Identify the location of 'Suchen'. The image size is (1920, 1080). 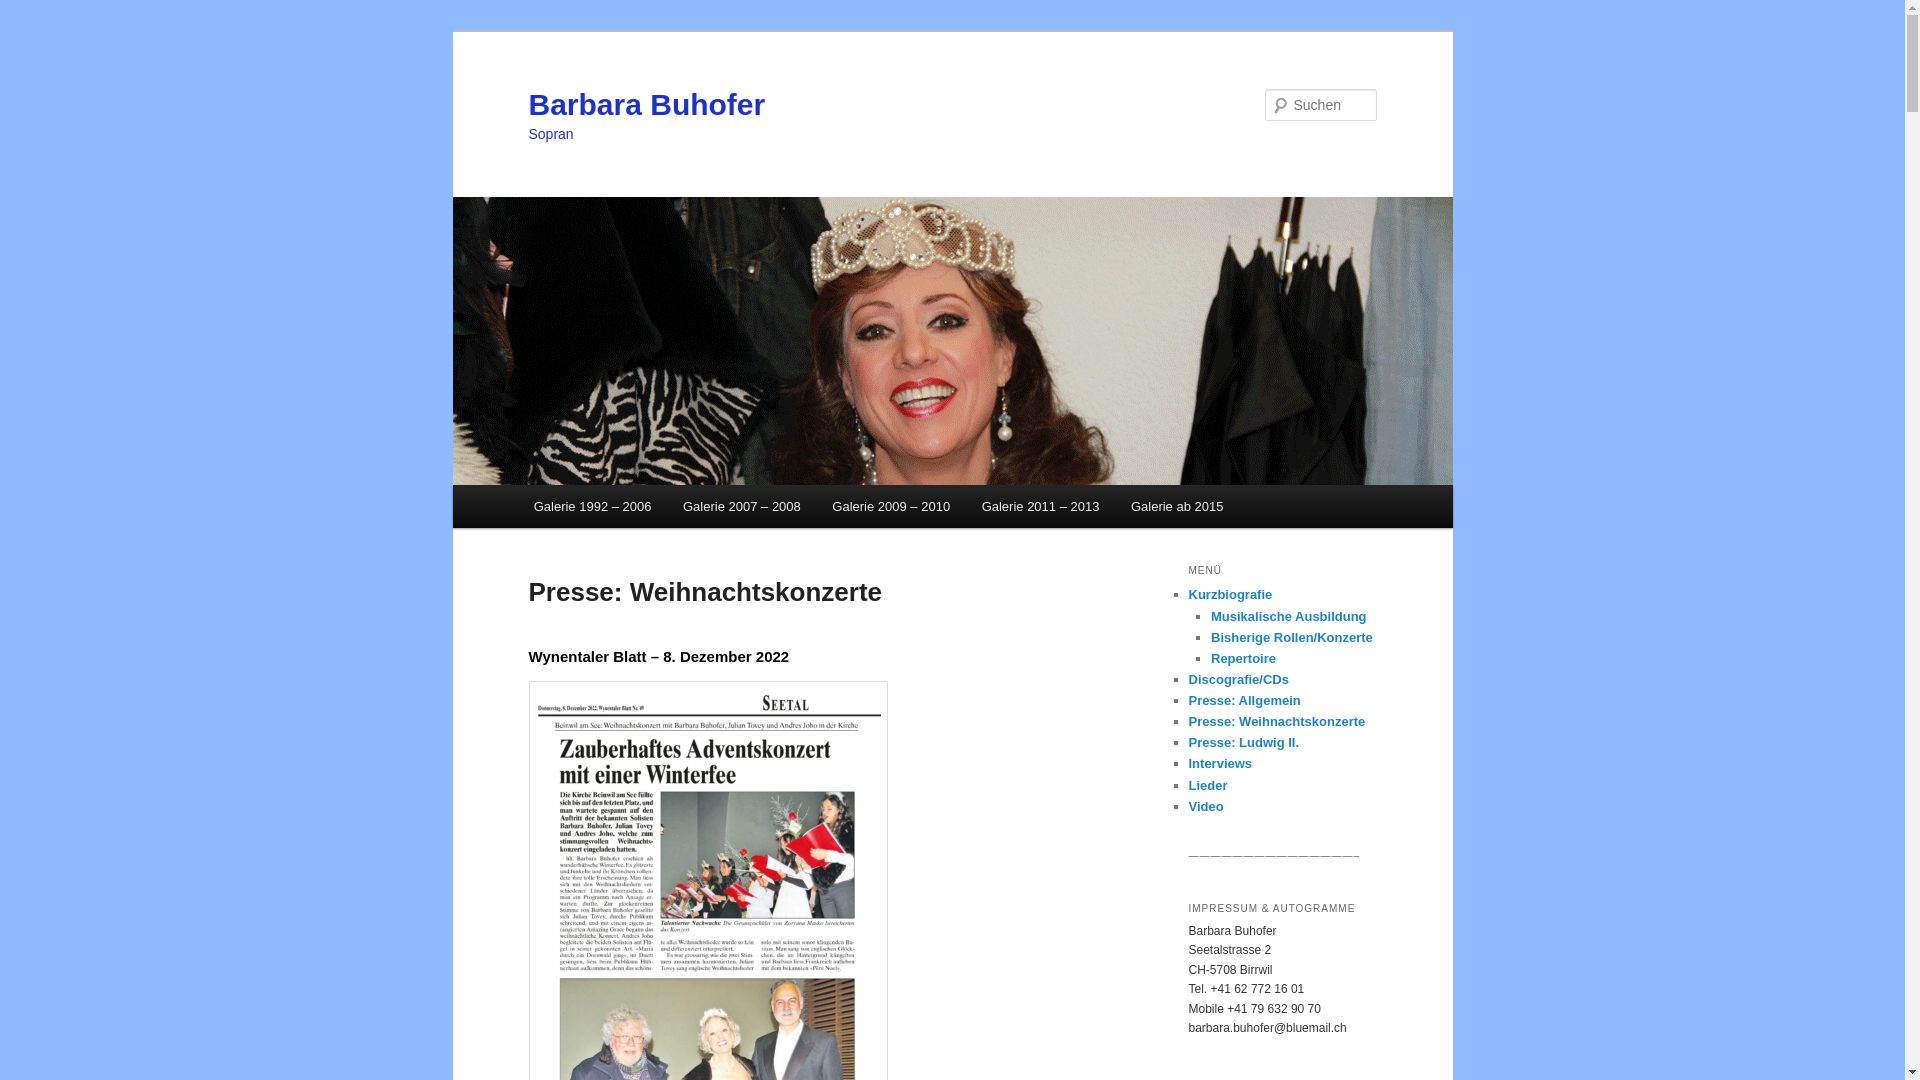
(33, 11).